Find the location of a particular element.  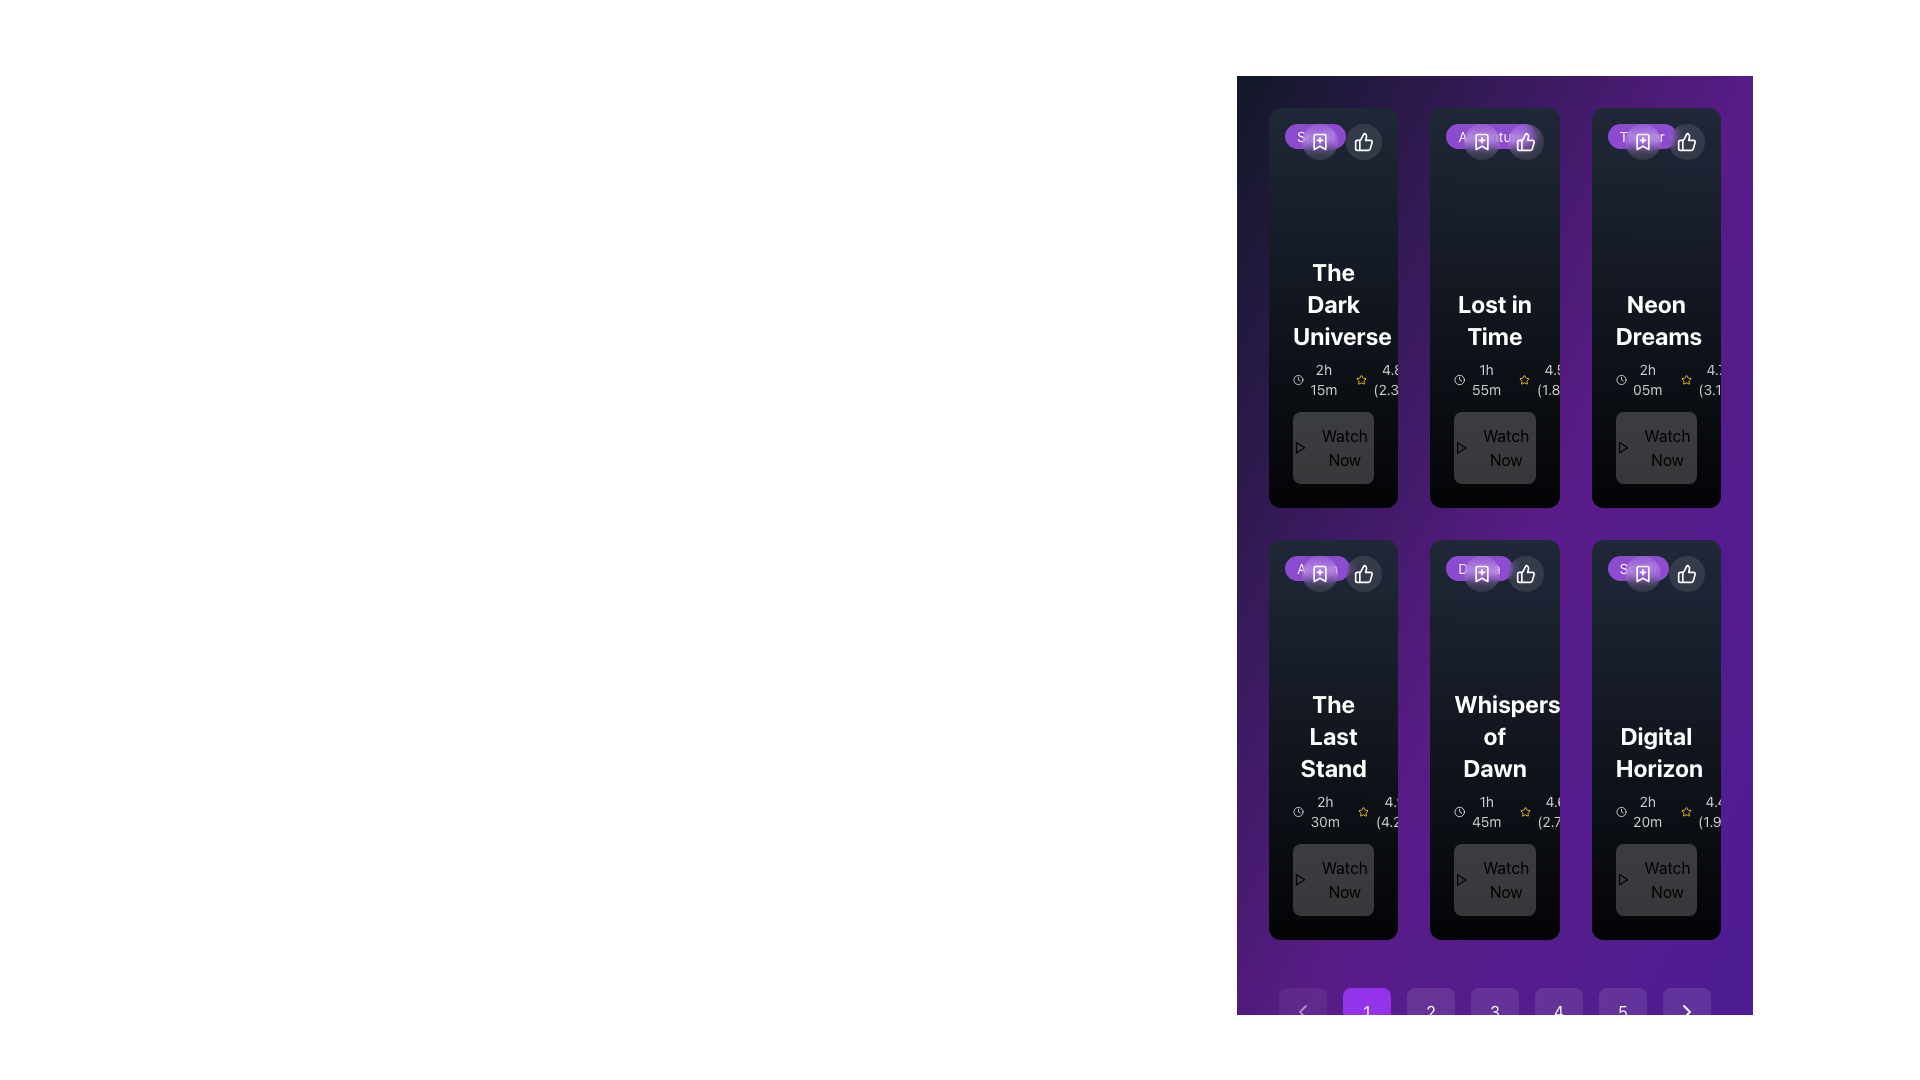

the title text label that displays the name of the media or content item, which is centrally located in its column within a 3-column grid layout, positioned above the duration and rating details is located at coordinates (1494, 736).